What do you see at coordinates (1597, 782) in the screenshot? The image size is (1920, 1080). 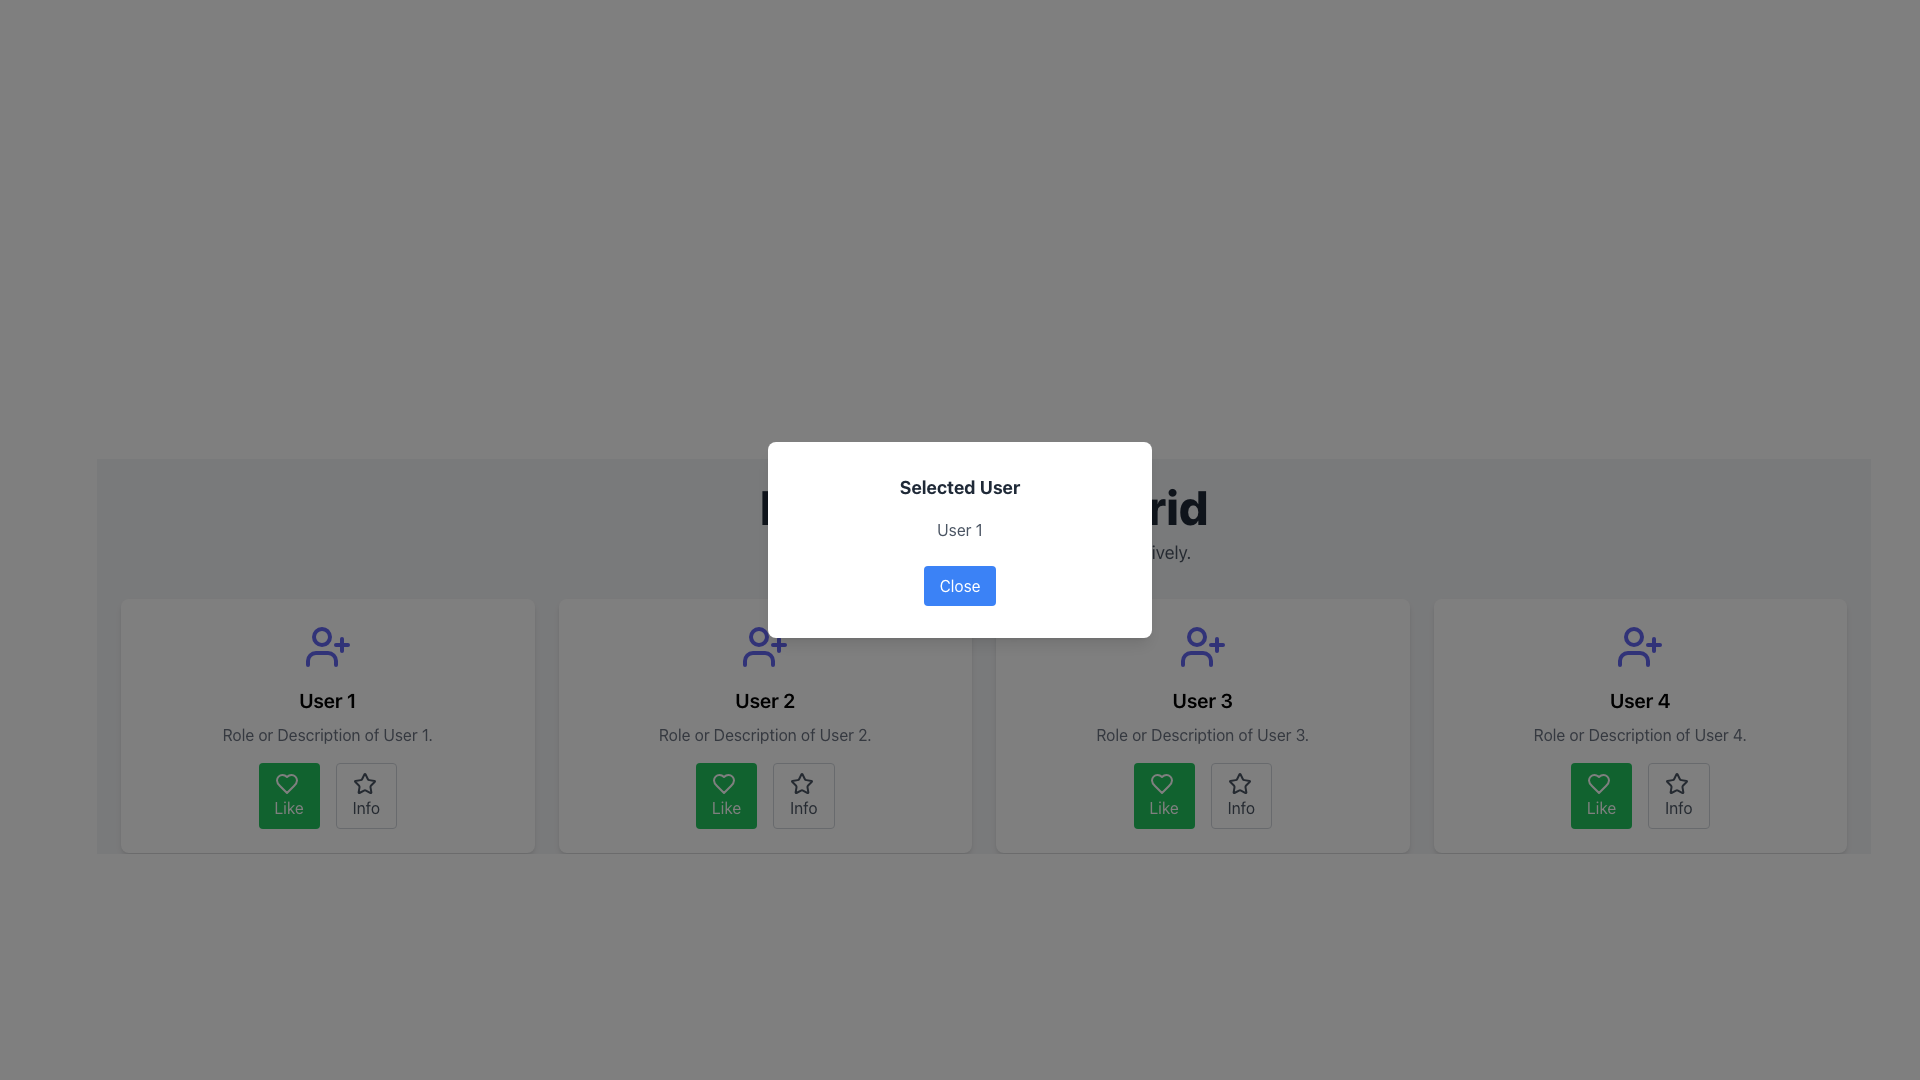 I see `the heart-shaped icon within the green 'Like' button located on User 4's card` at bounding box center [1597, 782].